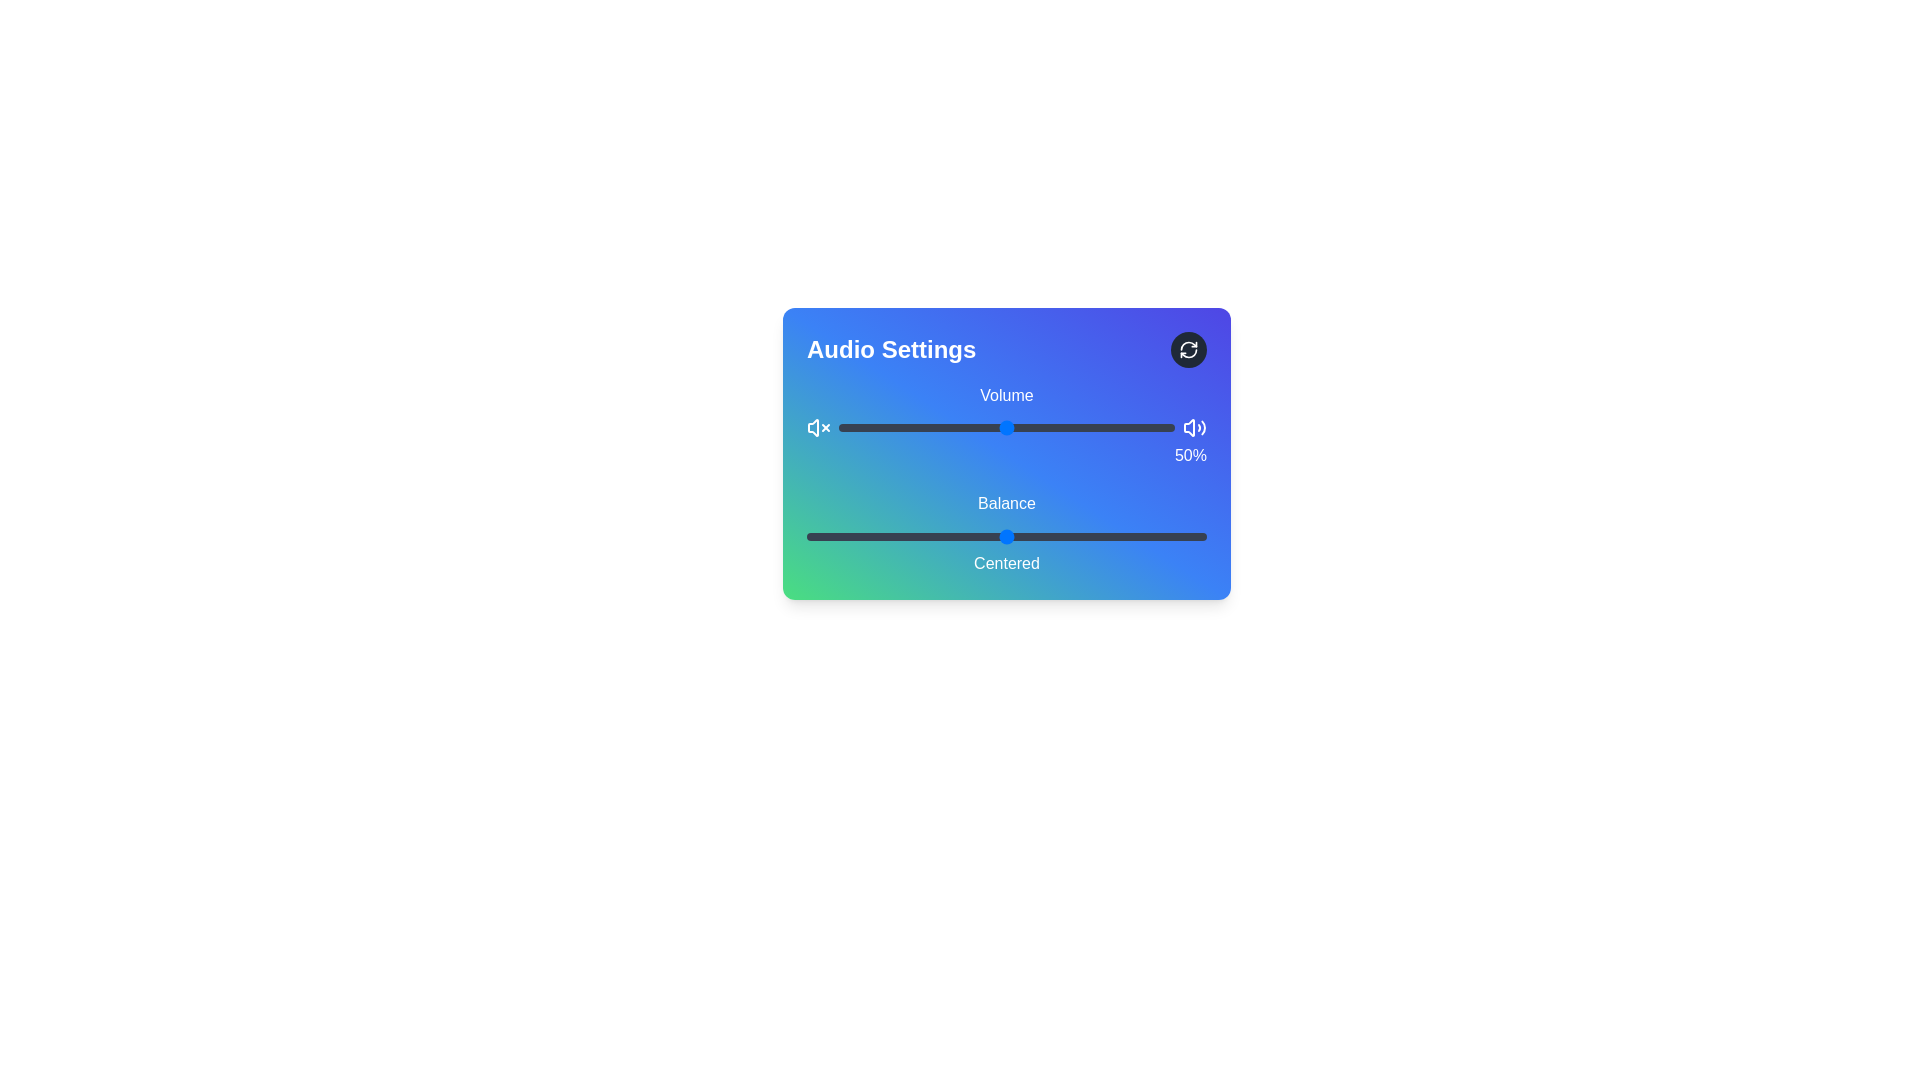  What do you see at coordinates (1102, 535) in the screenshot?
I see `the balance slider` at bounding box center [1102, 535].